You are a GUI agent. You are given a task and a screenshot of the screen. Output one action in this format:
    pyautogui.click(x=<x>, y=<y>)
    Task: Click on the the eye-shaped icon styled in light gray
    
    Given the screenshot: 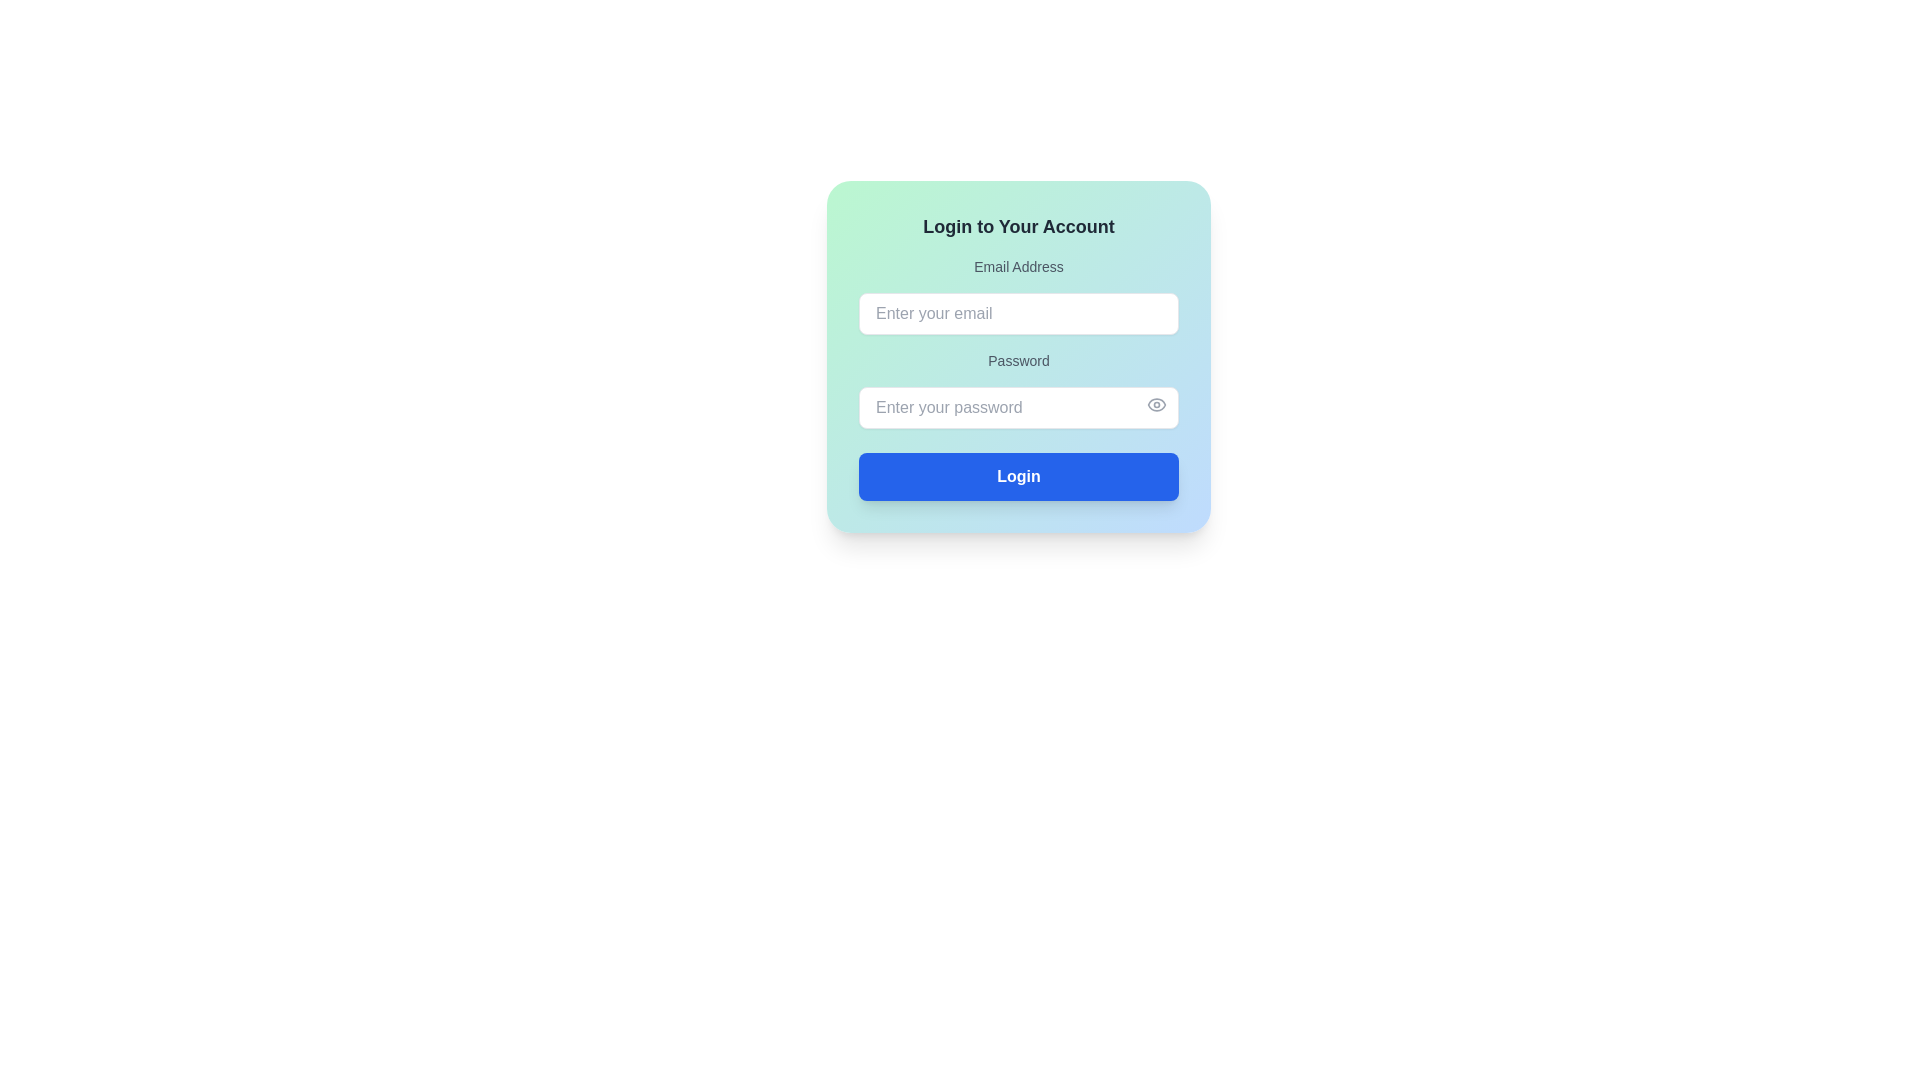 What is the action you would take?
    pyautogui.click(x=1156, y=405)
    